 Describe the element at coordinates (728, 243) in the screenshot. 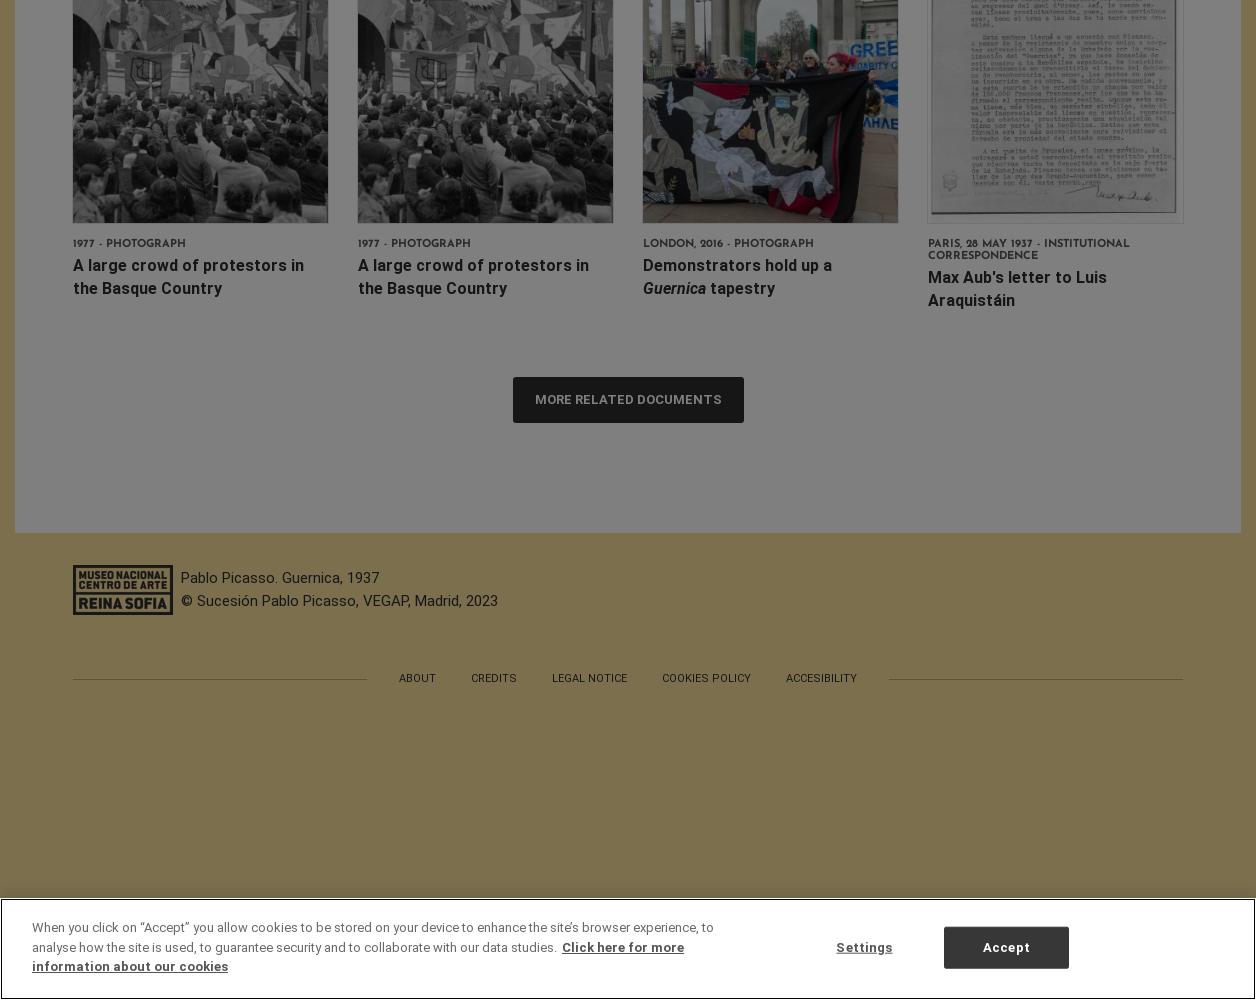

I see `'London, 2016


              -
      
              Photograph'` at that location.